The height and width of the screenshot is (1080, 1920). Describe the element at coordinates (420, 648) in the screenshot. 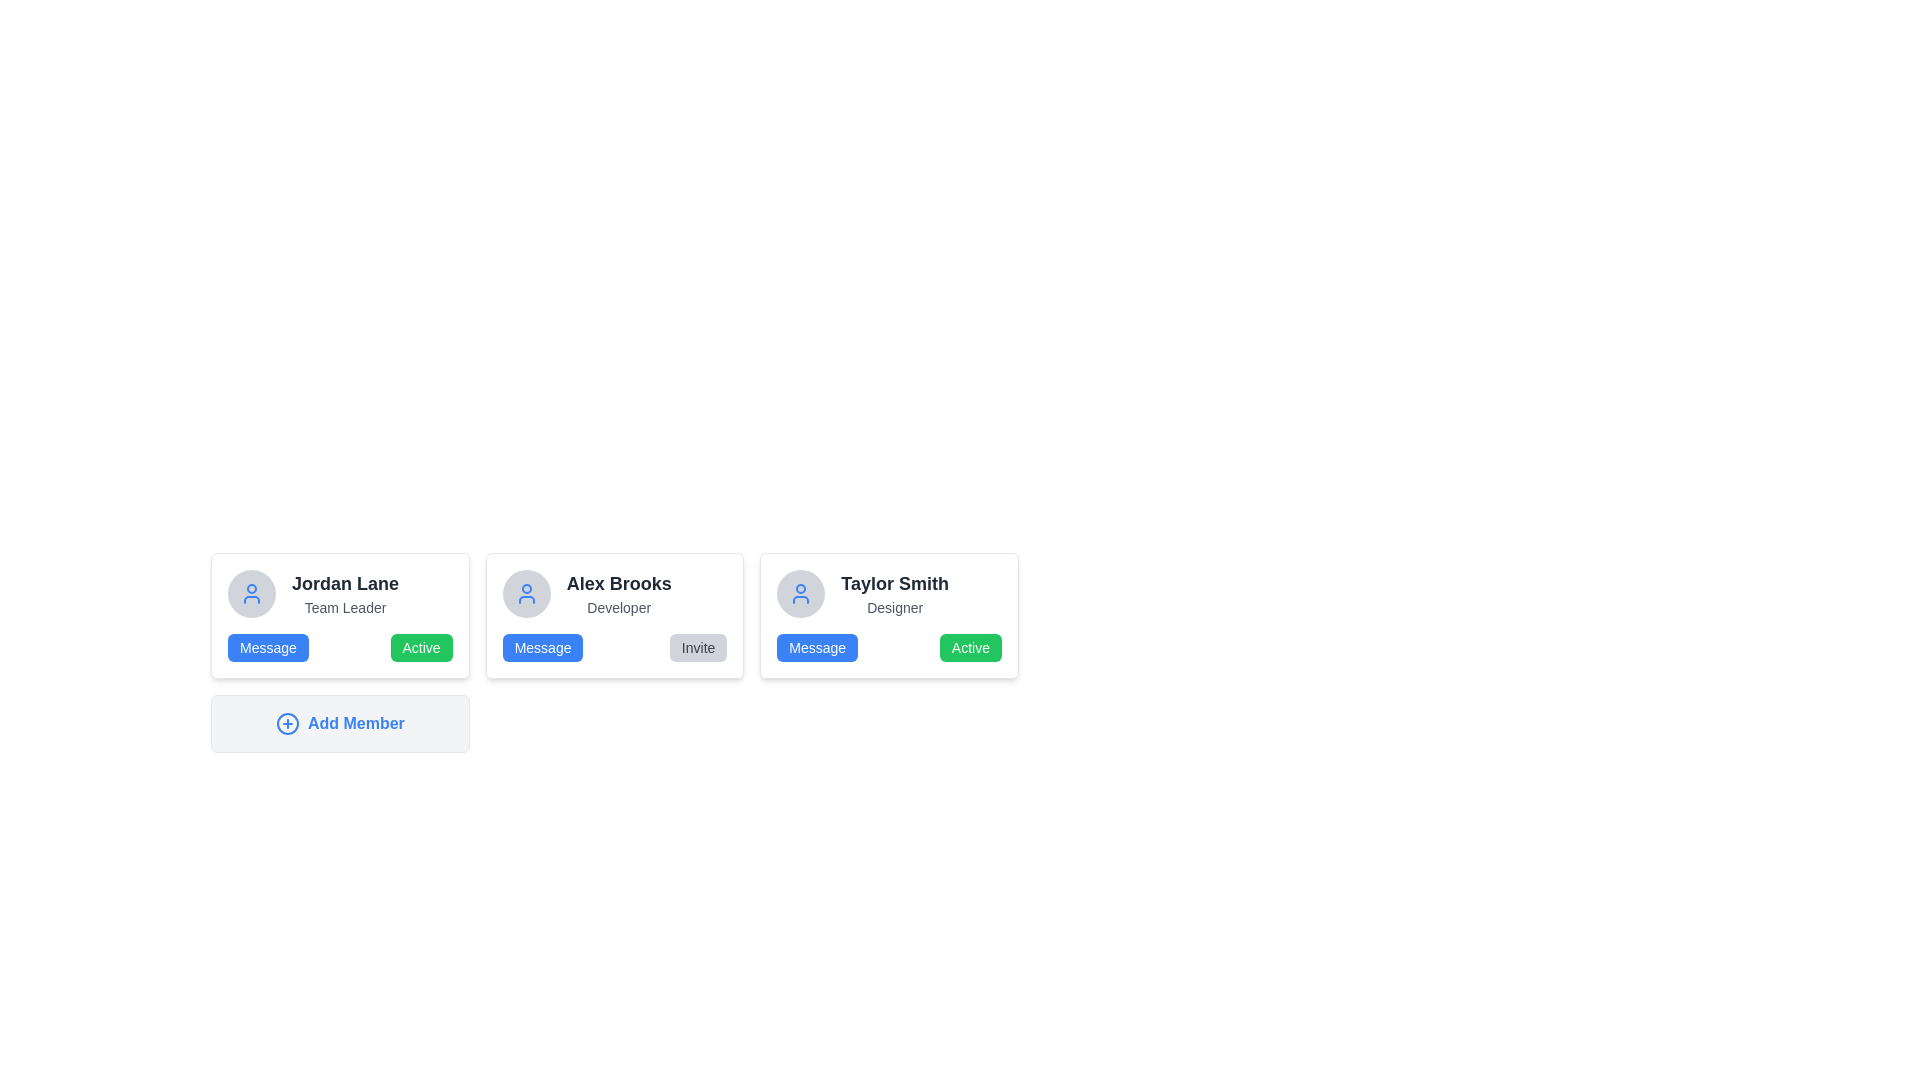

I see `the active status button for 'Jordan Lane', the Team Leader` at that location.